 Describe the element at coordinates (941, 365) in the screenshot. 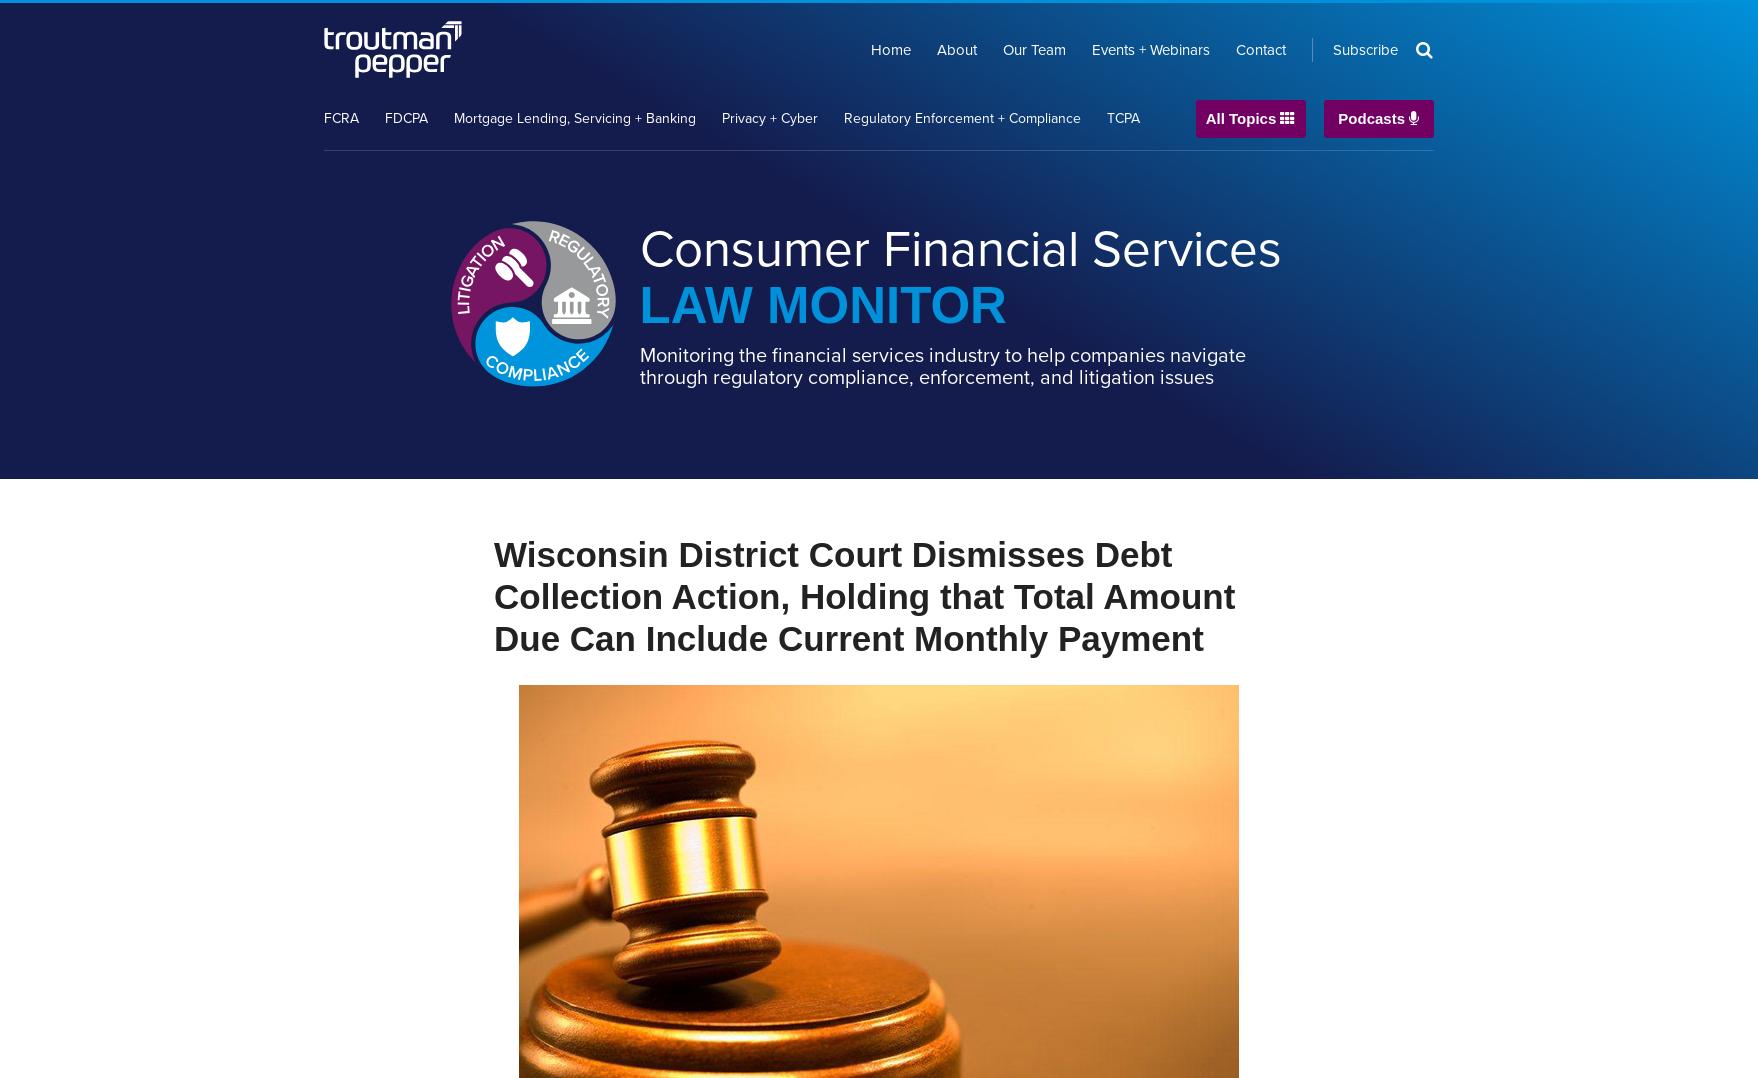

I see `'Monitoring the financial services industry to help companies navigate through regulatory compliance, enforcement, and litigation issues'` at that location.